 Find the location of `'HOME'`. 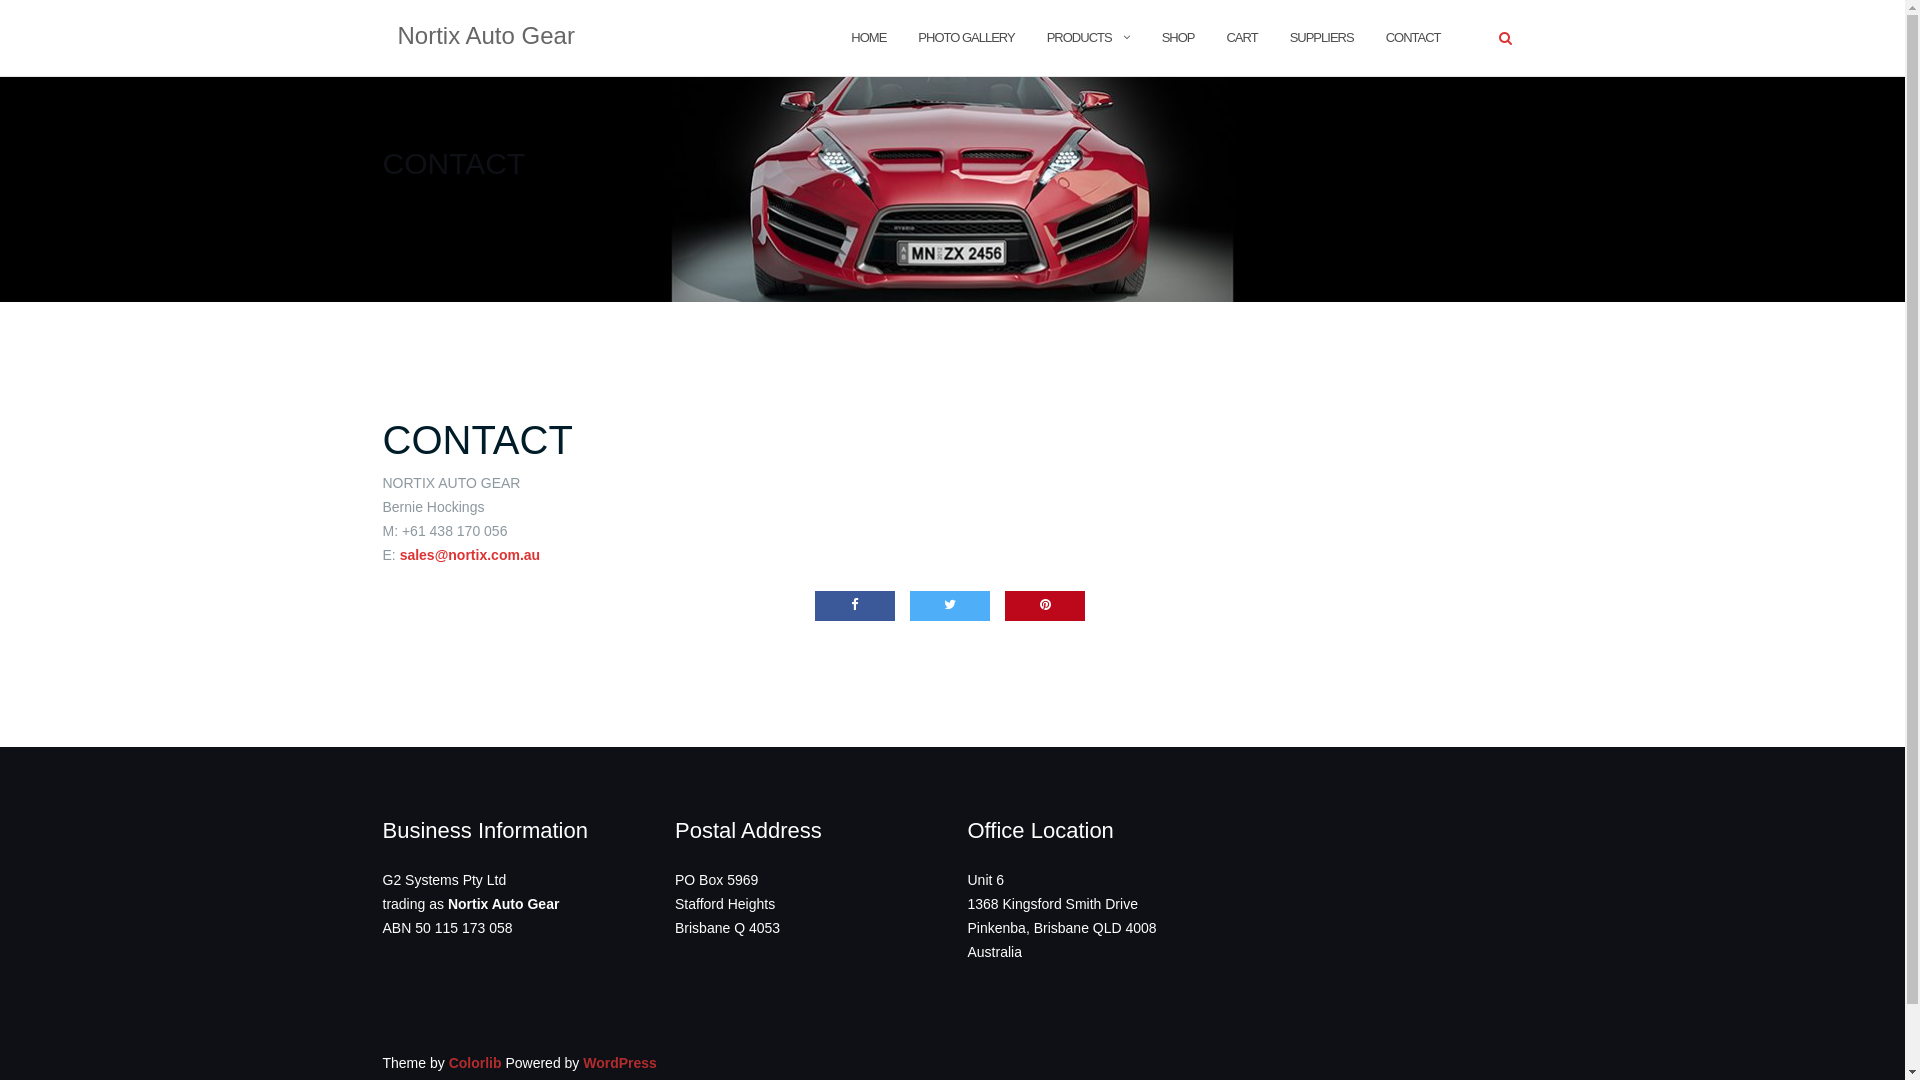

'HOME' is located at coordinates (850, 37).